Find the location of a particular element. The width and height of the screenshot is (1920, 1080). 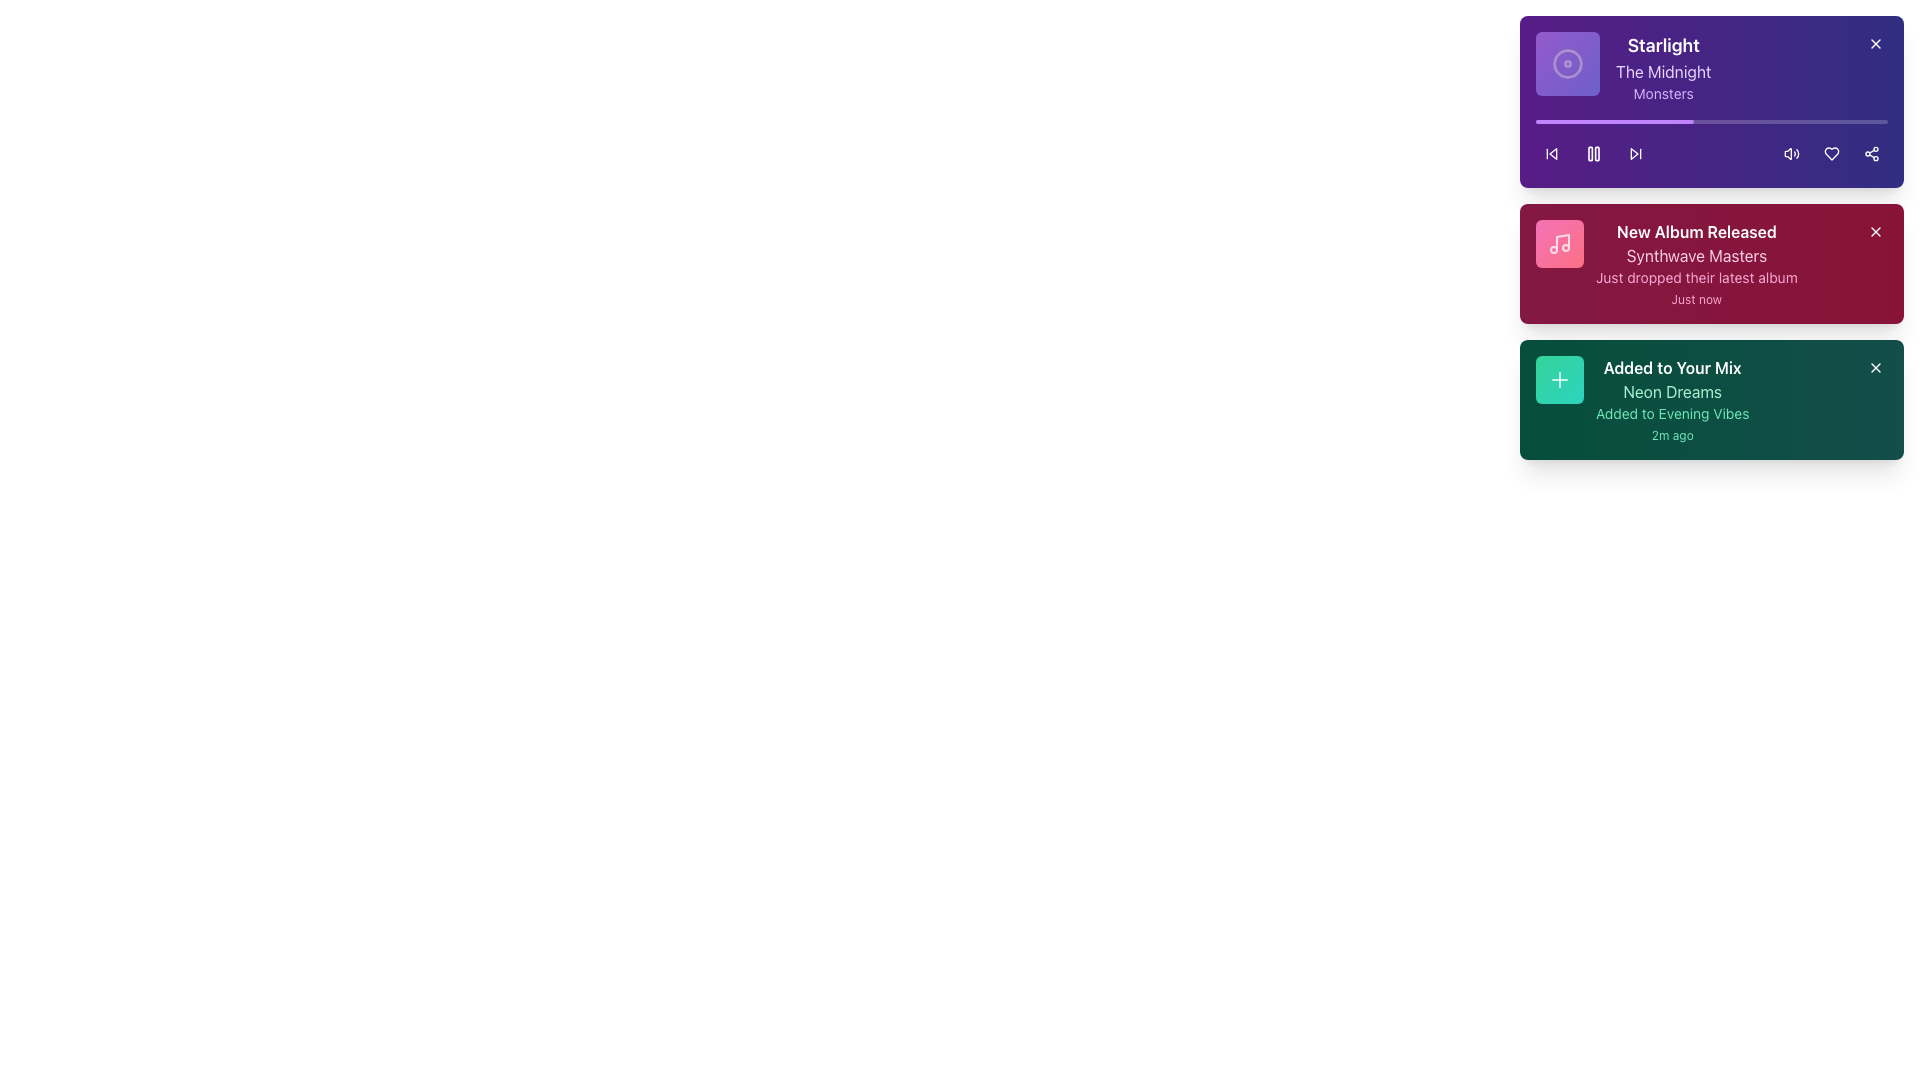

the progress bar that visually represents the playback progress of the current track, located at the top of the purple card displaying 'Starlight', 'The Midnight', and 'Monsters' is located at coordinates (1711, 122).